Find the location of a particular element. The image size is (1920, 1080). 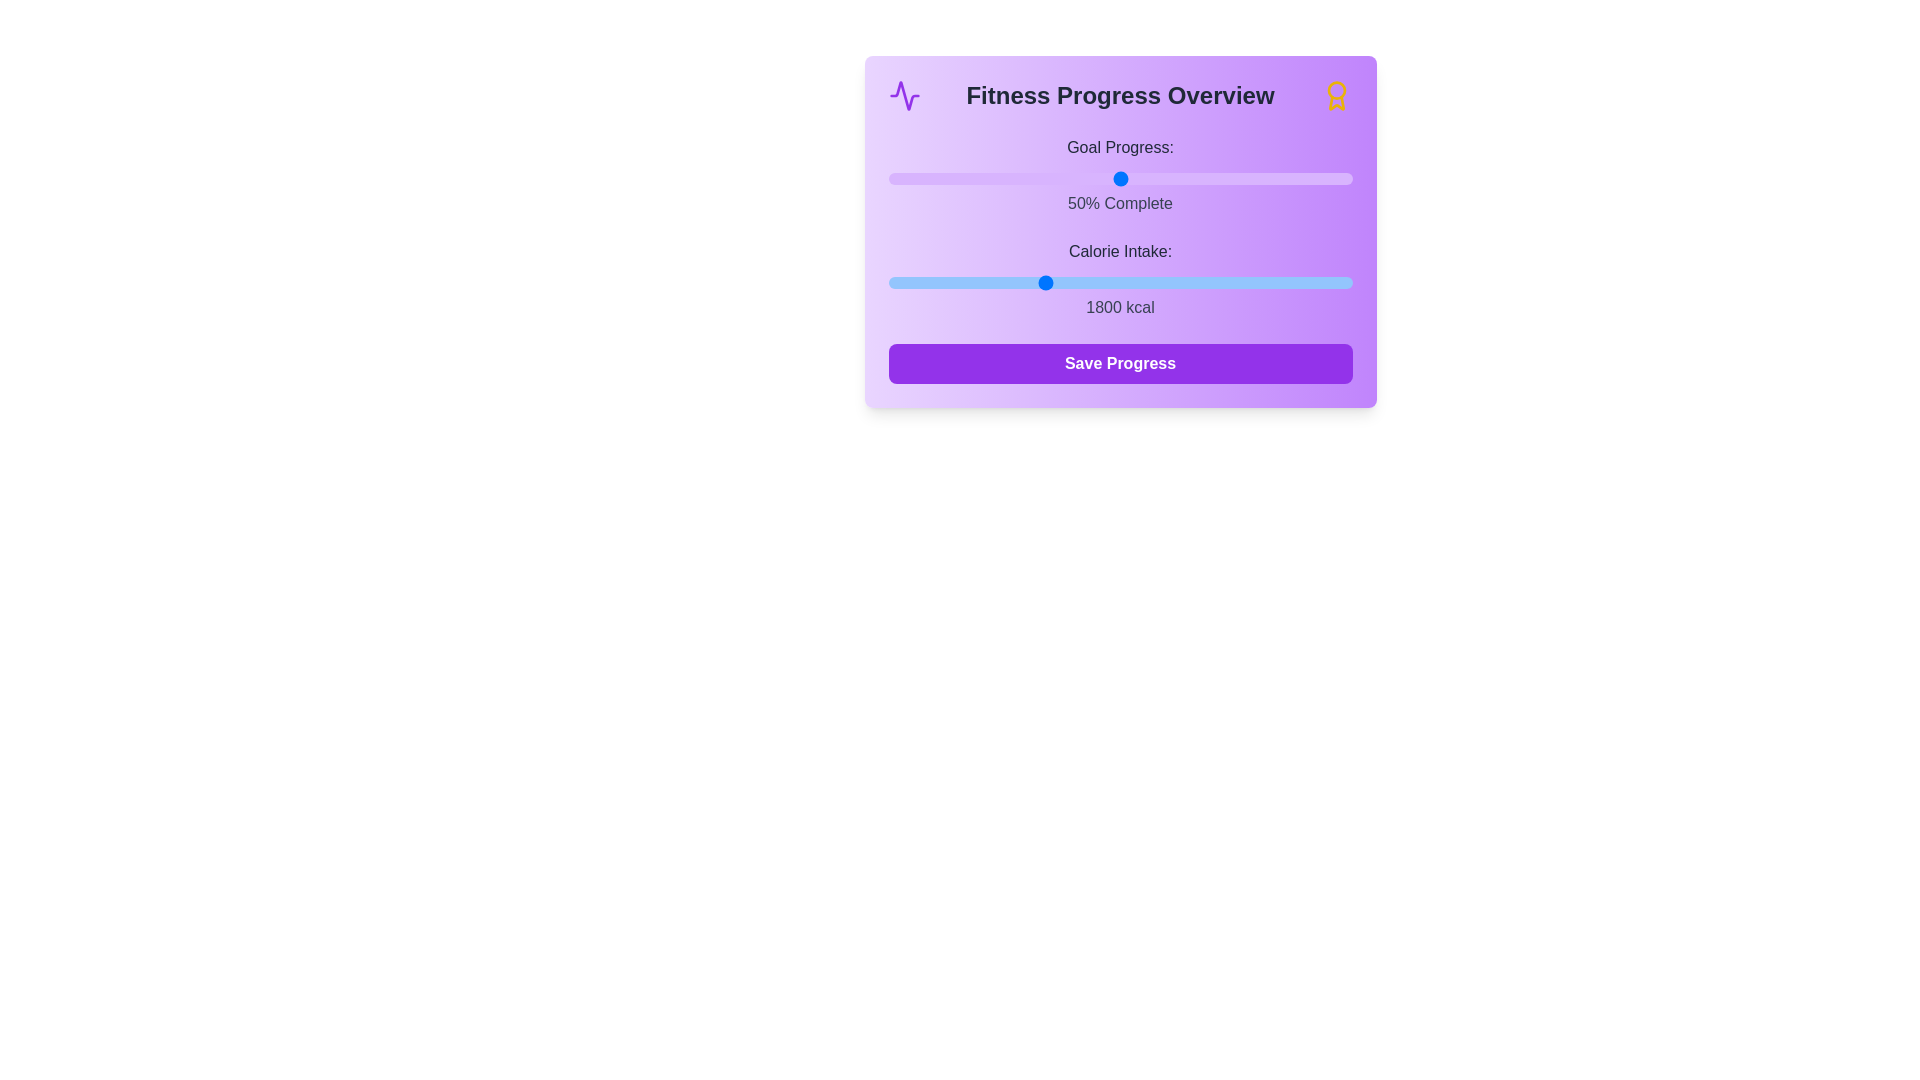

the 'Goal Progress' progress bar labeled '50% Complete', which is the second visible section under 'Fitness Progress Overview' is located at coordinates (1120, 175).